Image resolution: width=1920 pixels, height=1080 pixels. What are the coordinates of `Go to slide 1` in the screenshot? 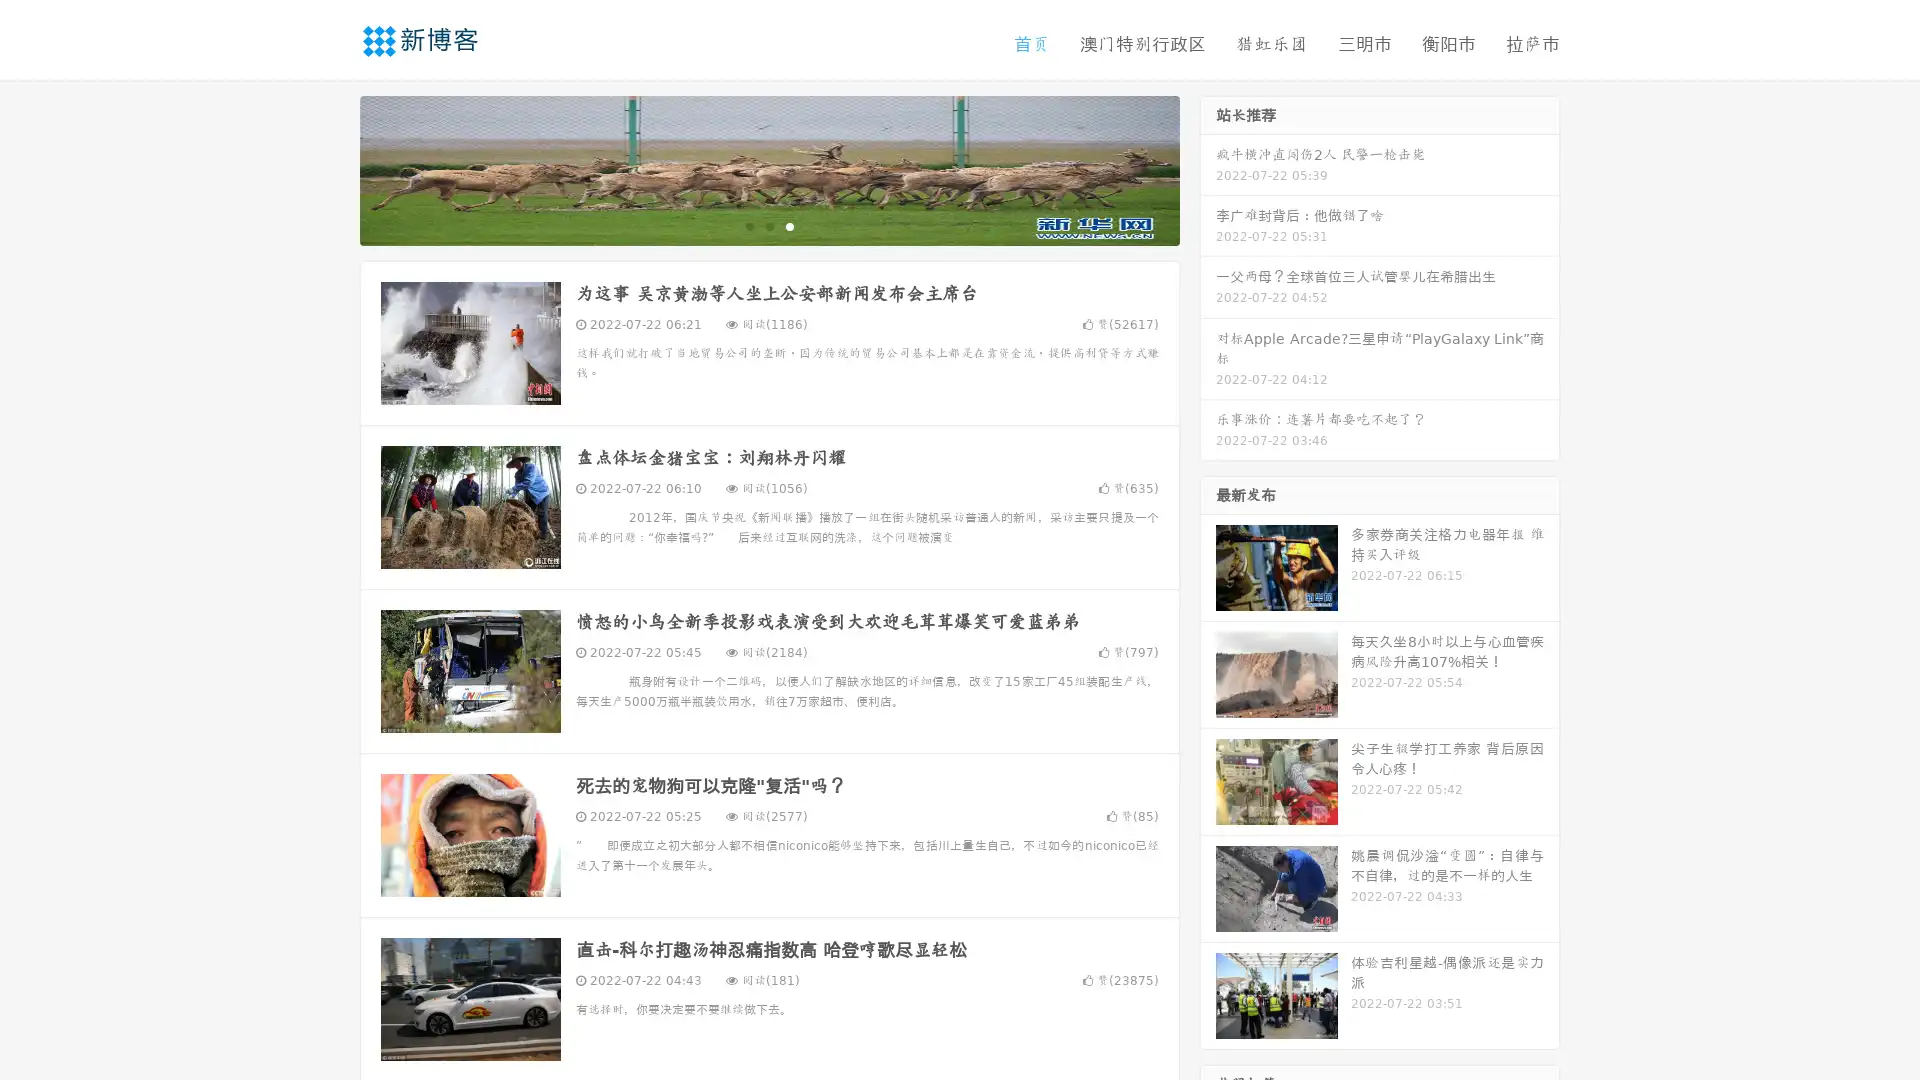 It's located at (748, 225).